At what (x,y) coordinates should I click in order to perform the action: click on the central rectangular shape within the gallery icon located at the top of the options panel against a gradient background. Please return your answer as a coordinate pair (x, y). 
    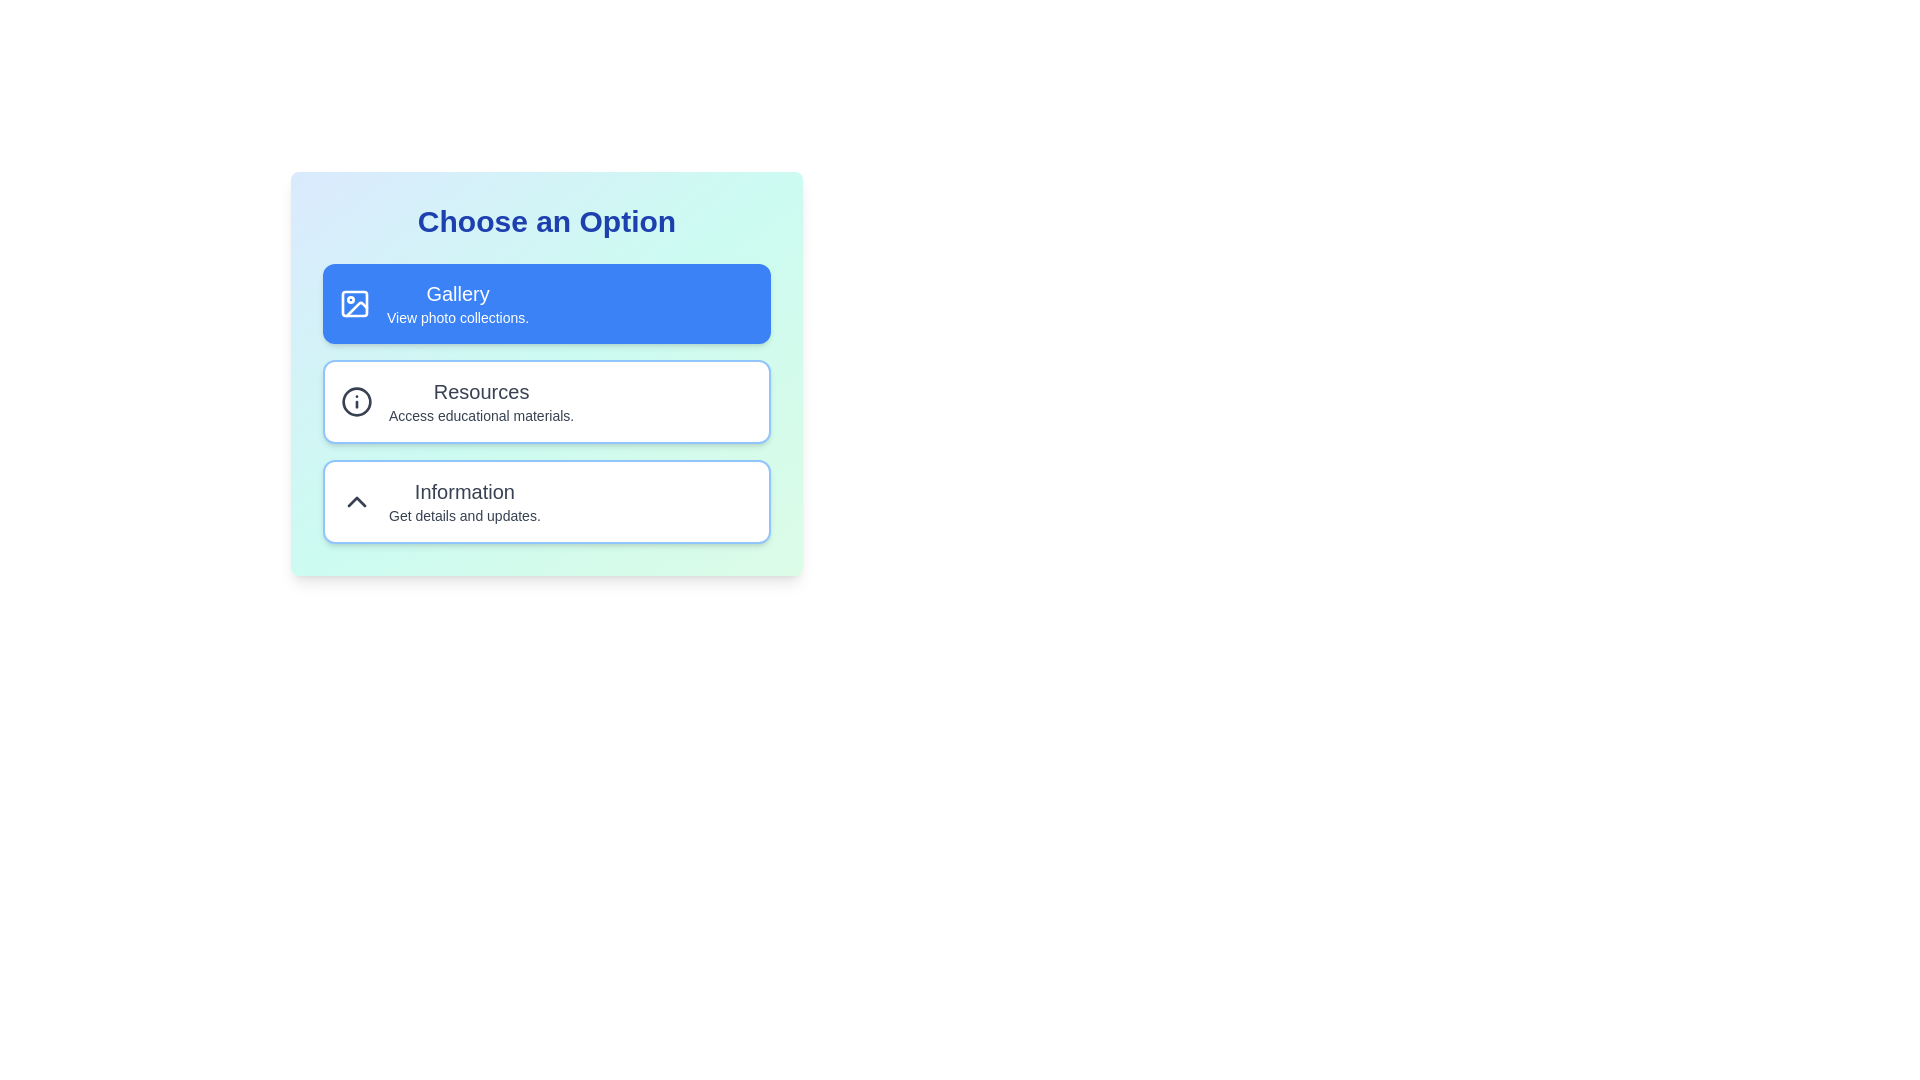
    Looking at the image, I should click on (355, 304).